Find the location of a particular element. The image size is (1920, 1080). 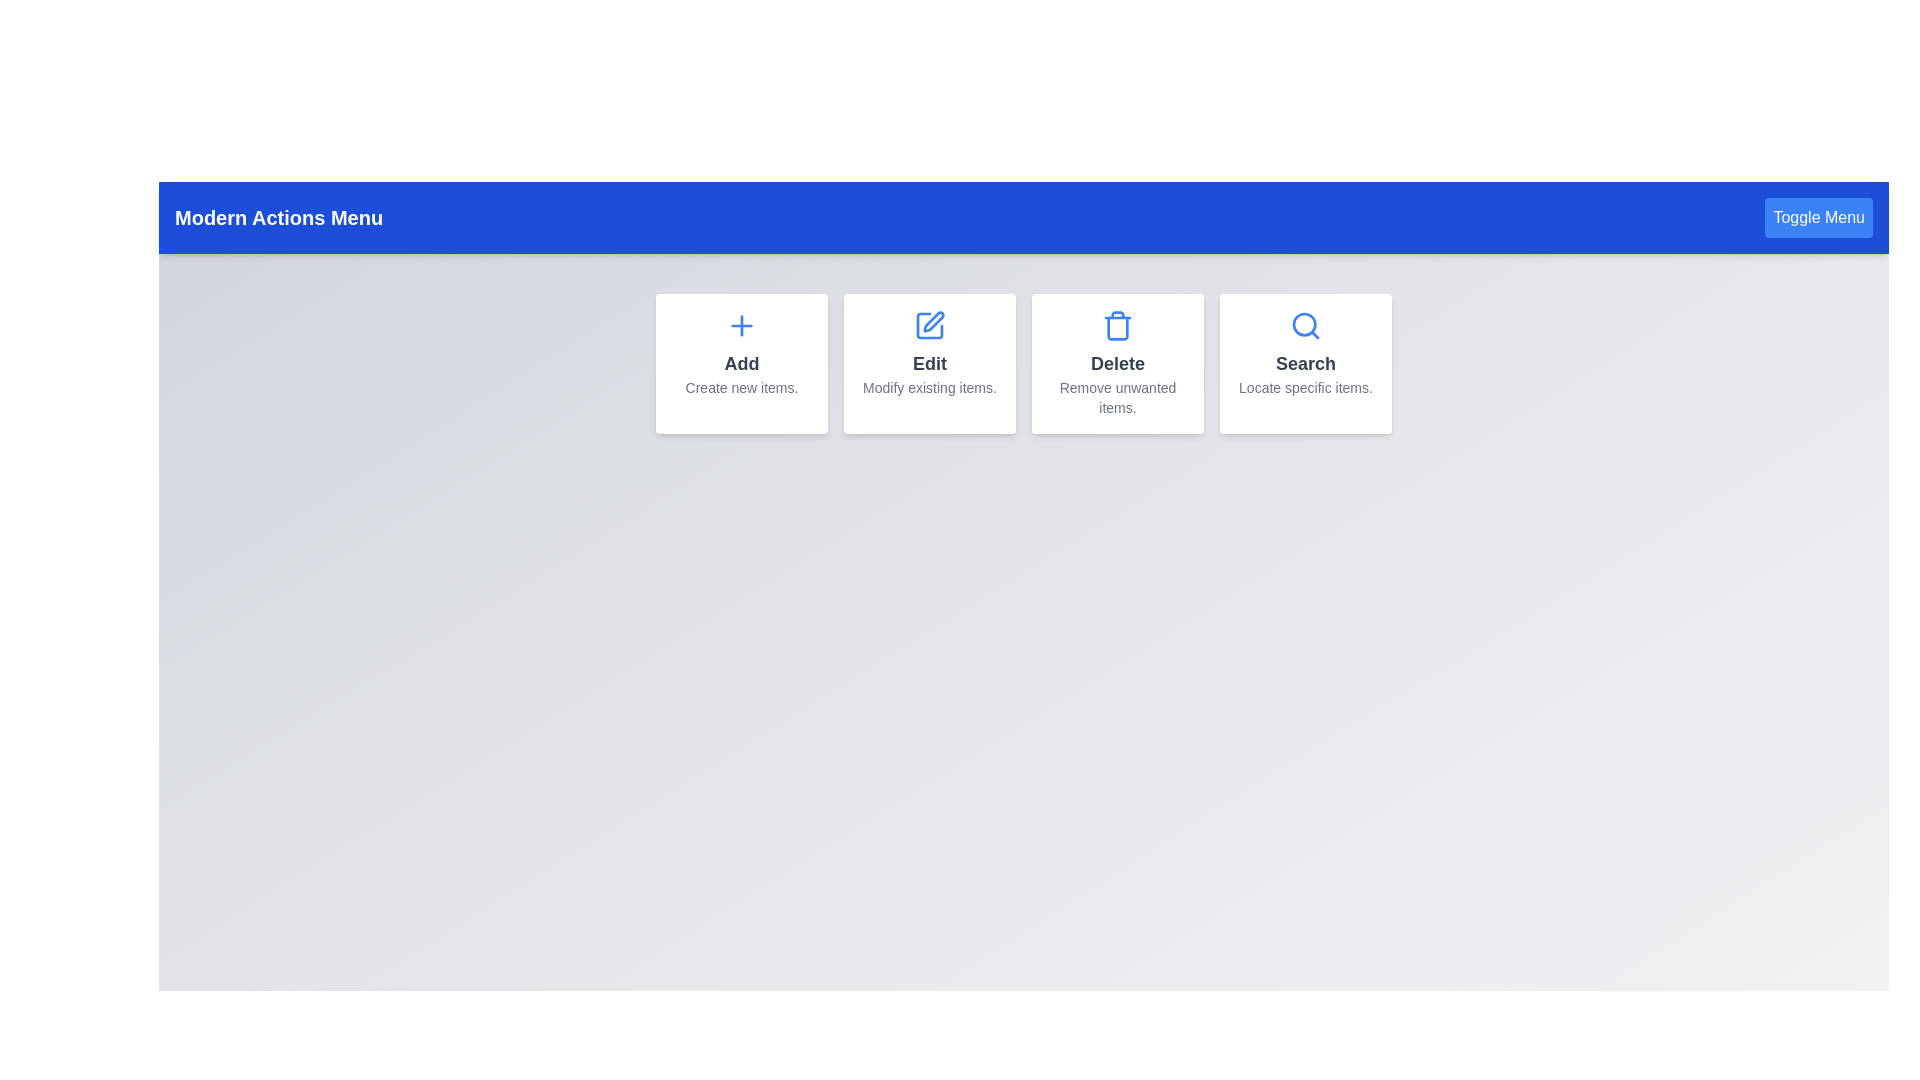

'Toggle Menu' button to toggle the visibility of the menu is located at coordinates (1819, 218).